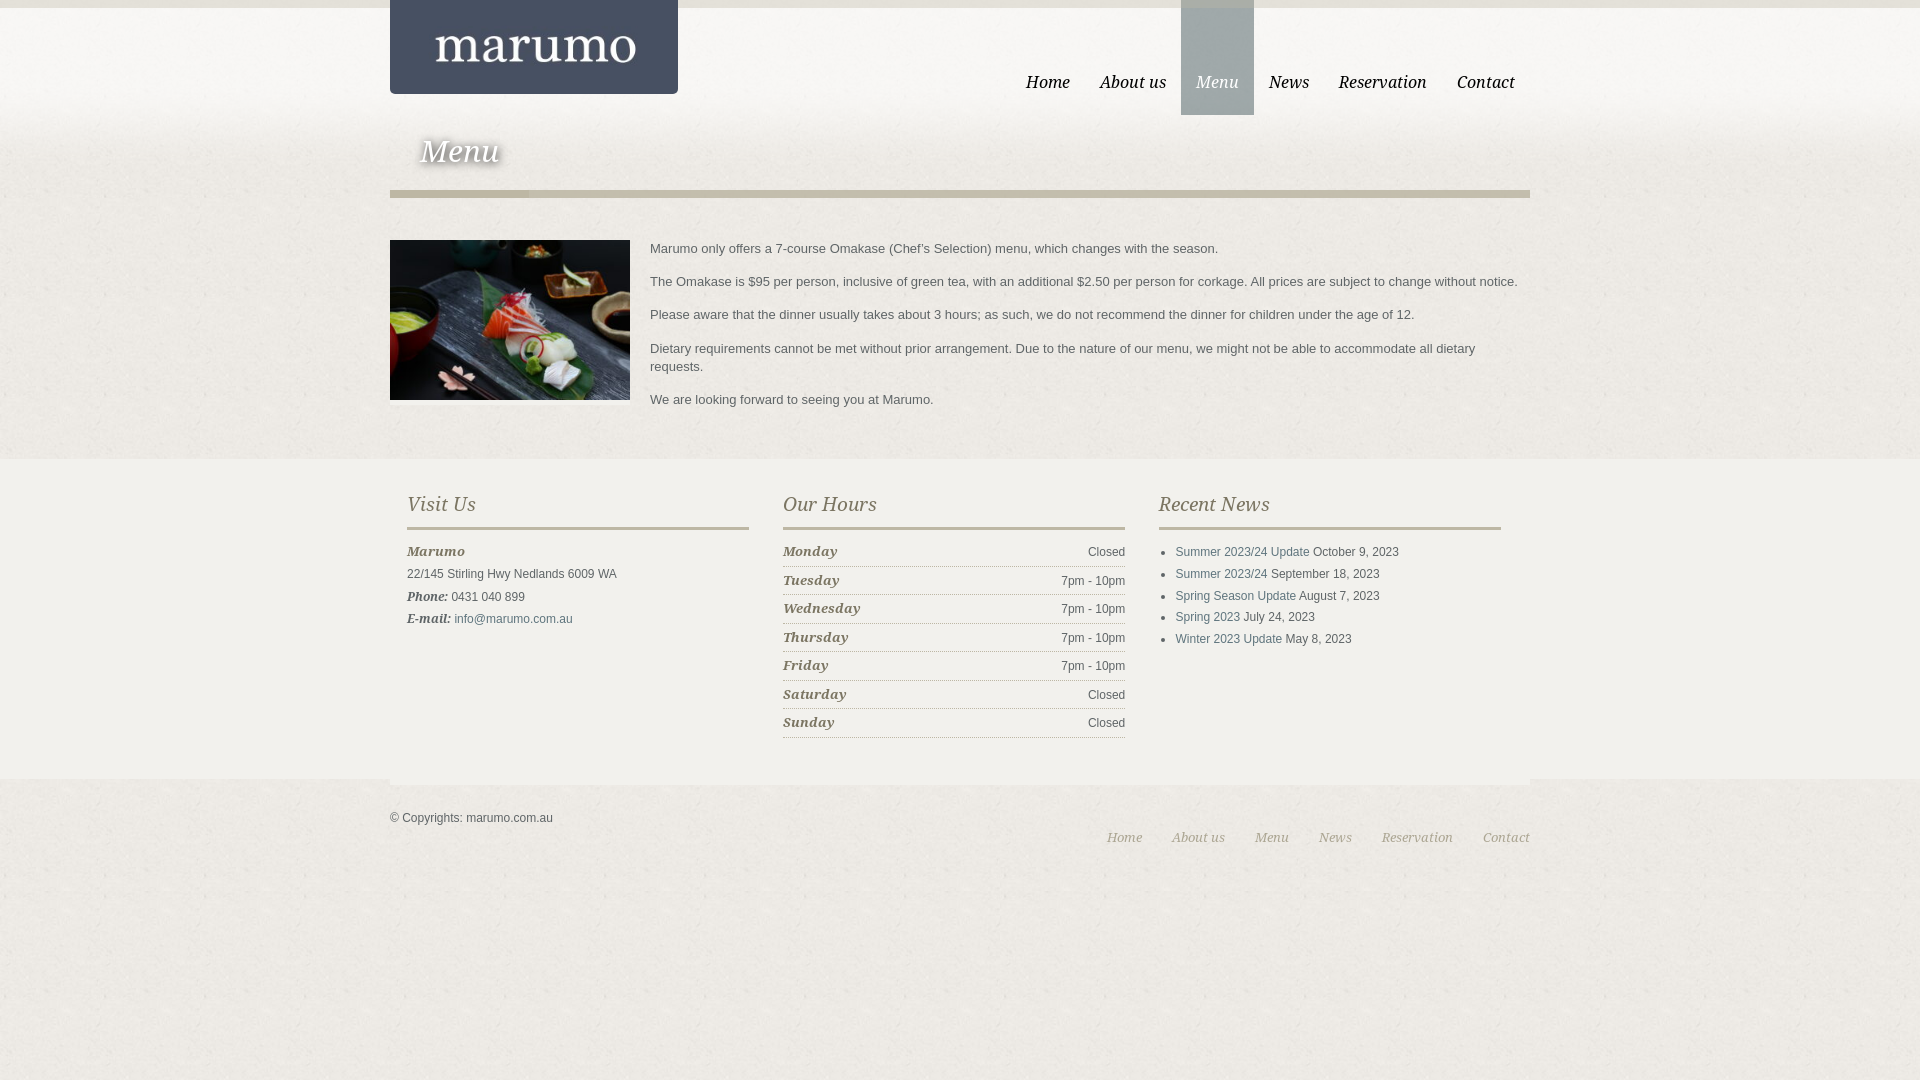  What do you see at coordinates (1219, 574) in the screenshot?
I see `'Summer 2023/24'` at bounding box center [1219, 574].